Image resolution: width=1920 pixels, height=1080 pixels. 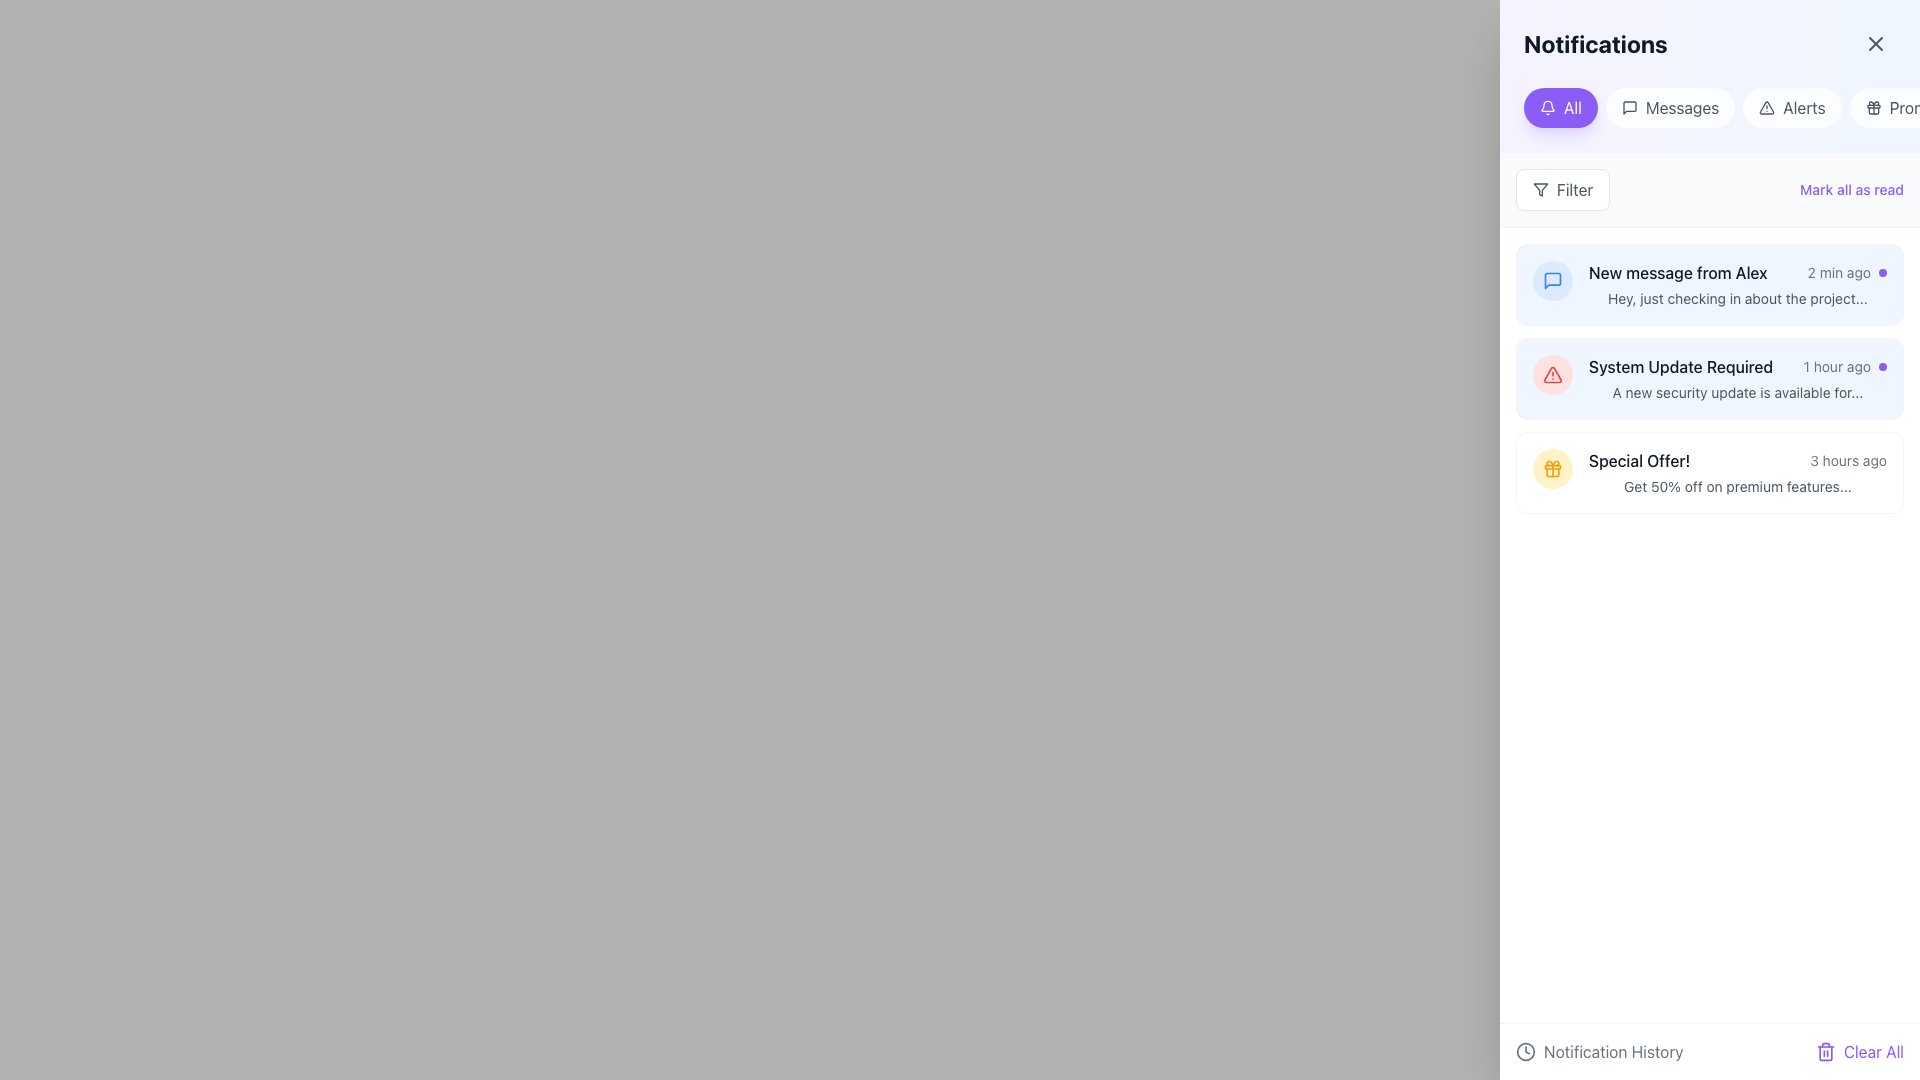 What do you see at coordinates (1872, 108) in the screenshot?
I see `the gift icon, which is a stylized present box with a ribbon, located at the top-right corner of the Notifications panel, preceding the textual label 'Promotions'` at bounding box center [1872, 108].